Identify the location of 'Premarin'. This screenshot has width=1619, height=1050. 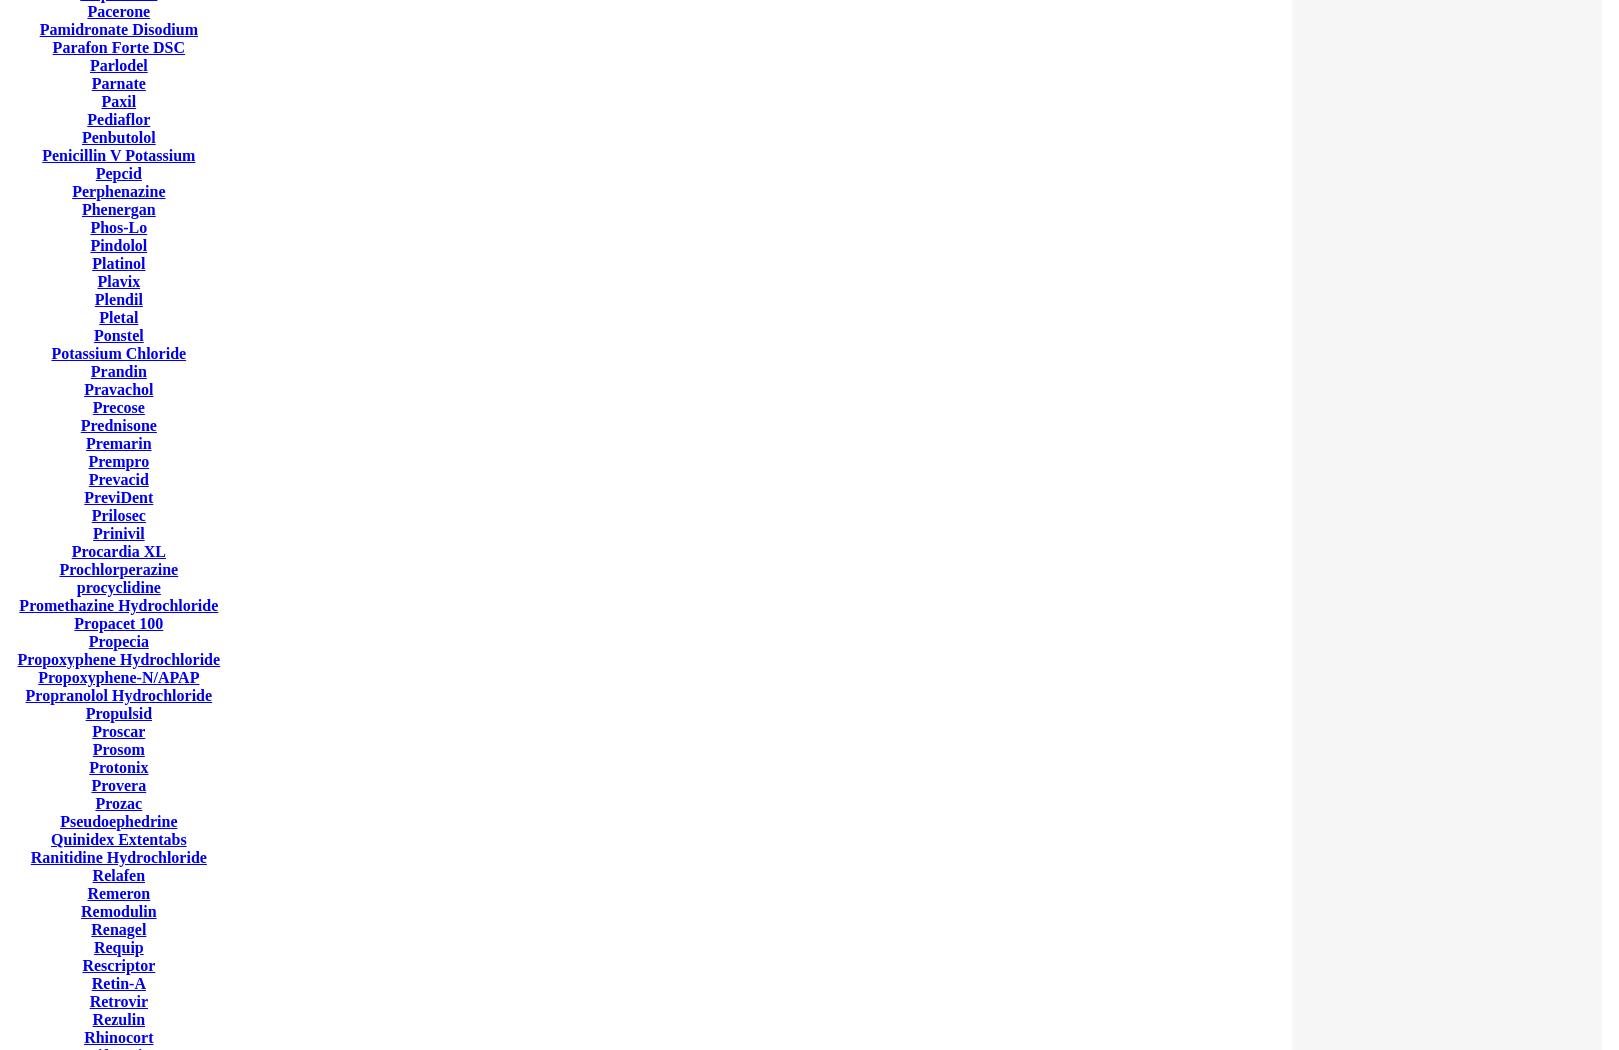
(118, 442).